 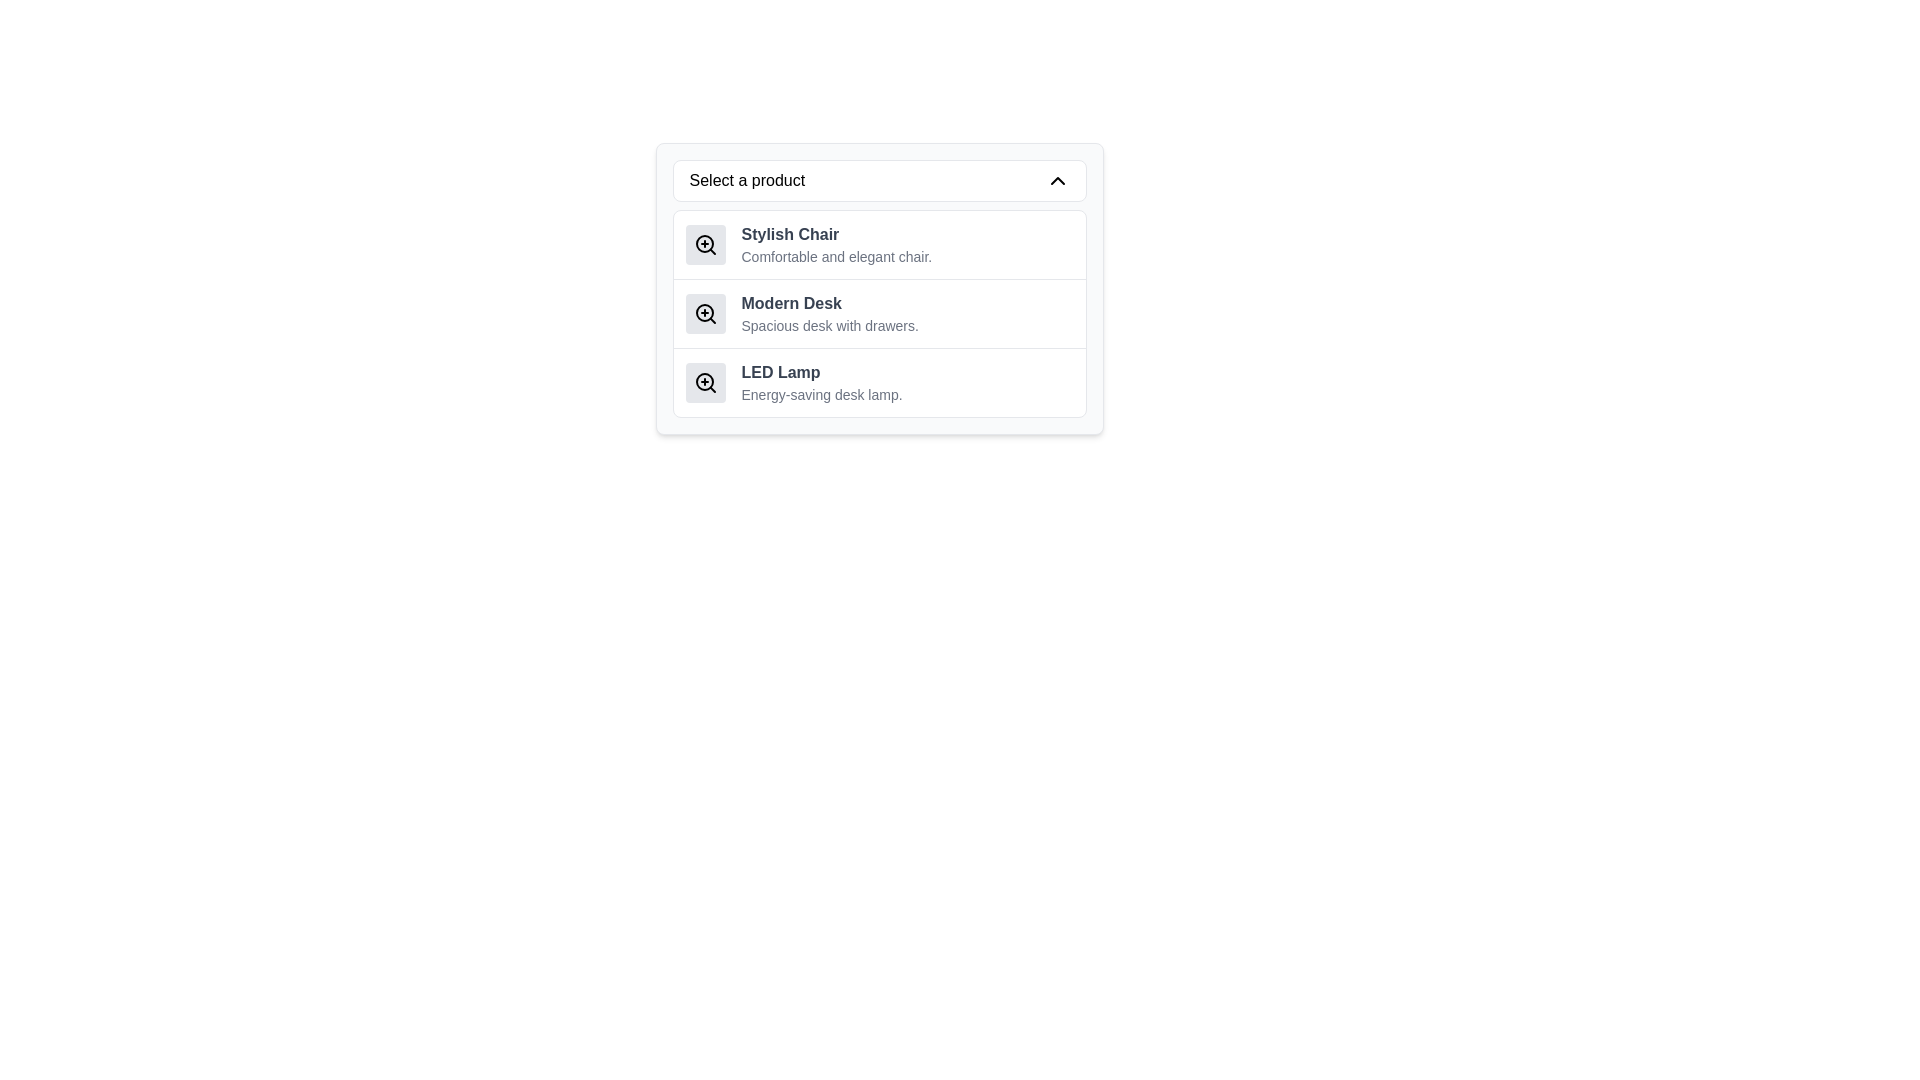 What do you see at coordinates (1056, 181) in the screenshot?
I see `the upward-facing chevron icon with a black stroke outline located on the far-right of the 'Select a product' selector bar` at bounding box center [1056, 181].